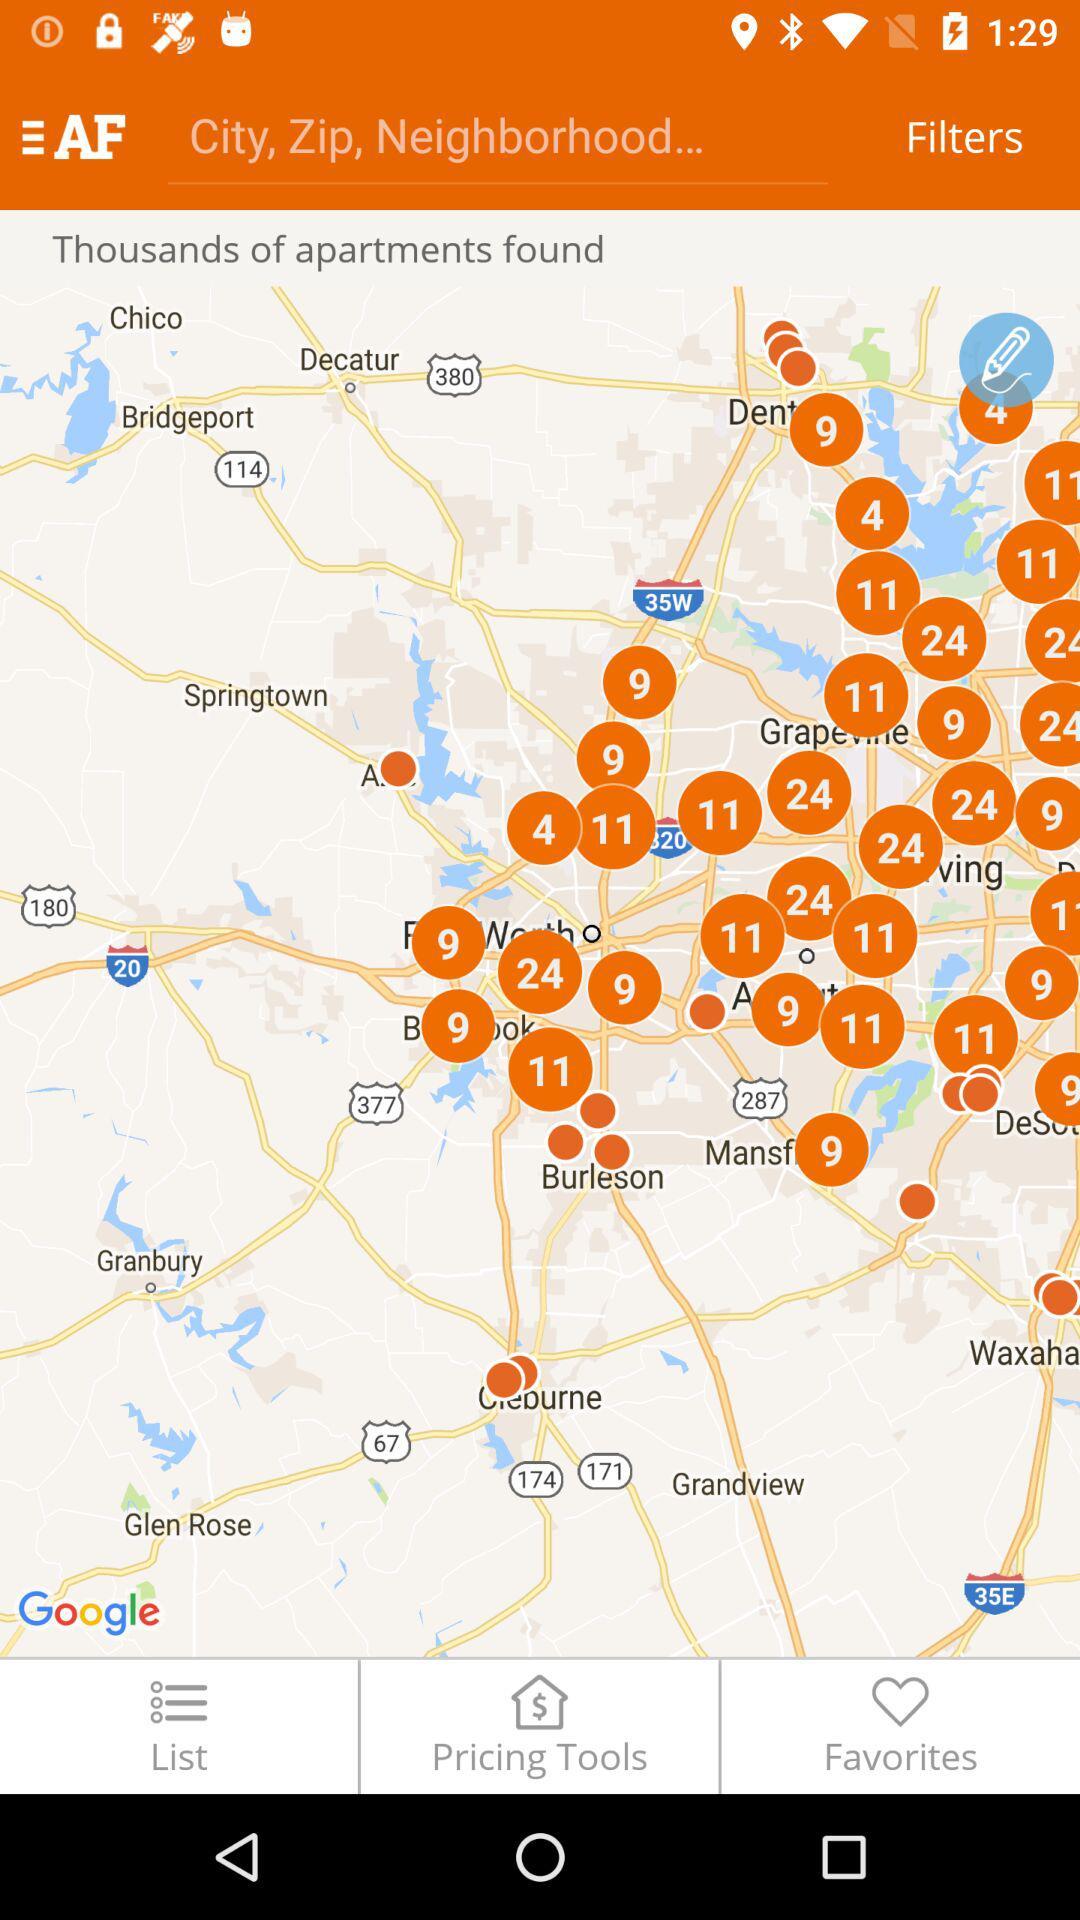  I want to click on icon above the thousands of apartments item, so click(496, 133).